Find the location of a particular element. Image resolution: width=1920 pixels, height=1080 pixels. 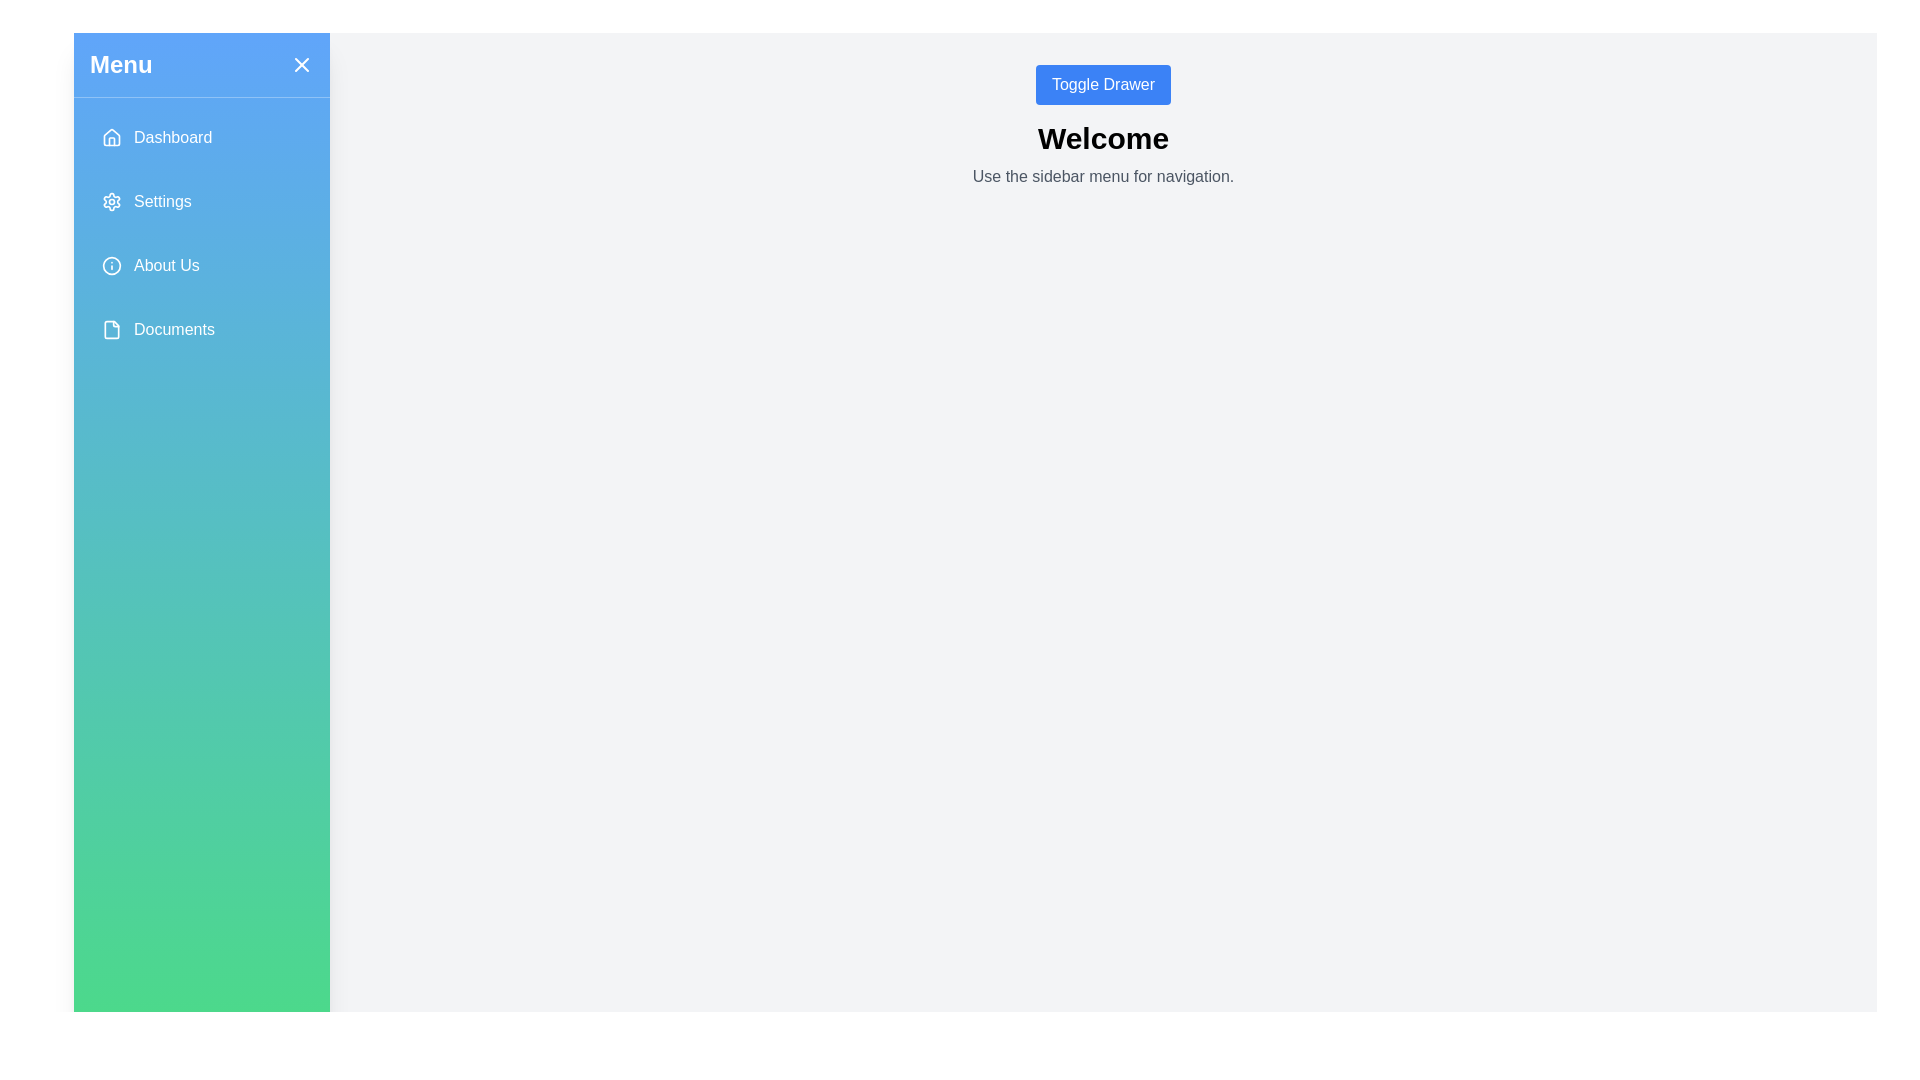

the menu item Documents from the drawer menu is located at coordinates (201, 329).